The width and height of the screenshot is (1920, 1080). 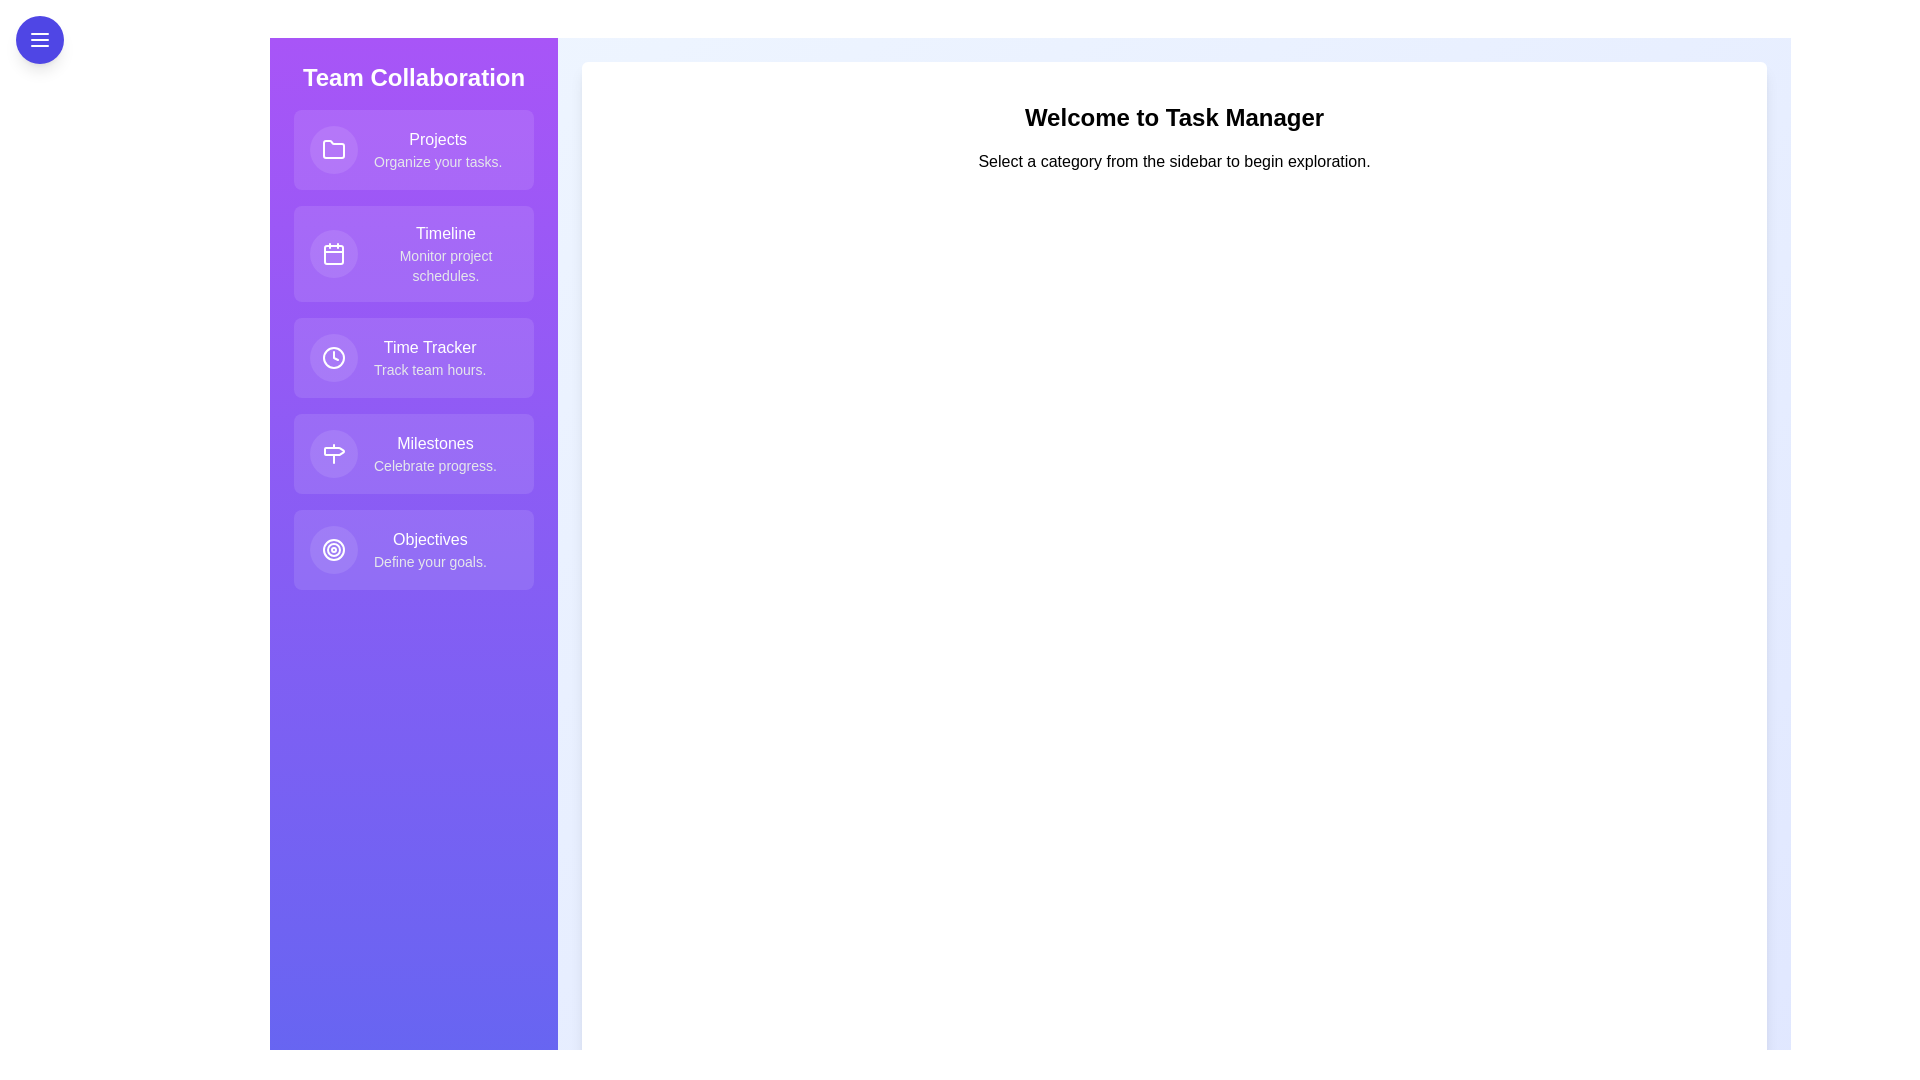 I want to click on the feature item Objectives from the list, so click(x=412, y=550).